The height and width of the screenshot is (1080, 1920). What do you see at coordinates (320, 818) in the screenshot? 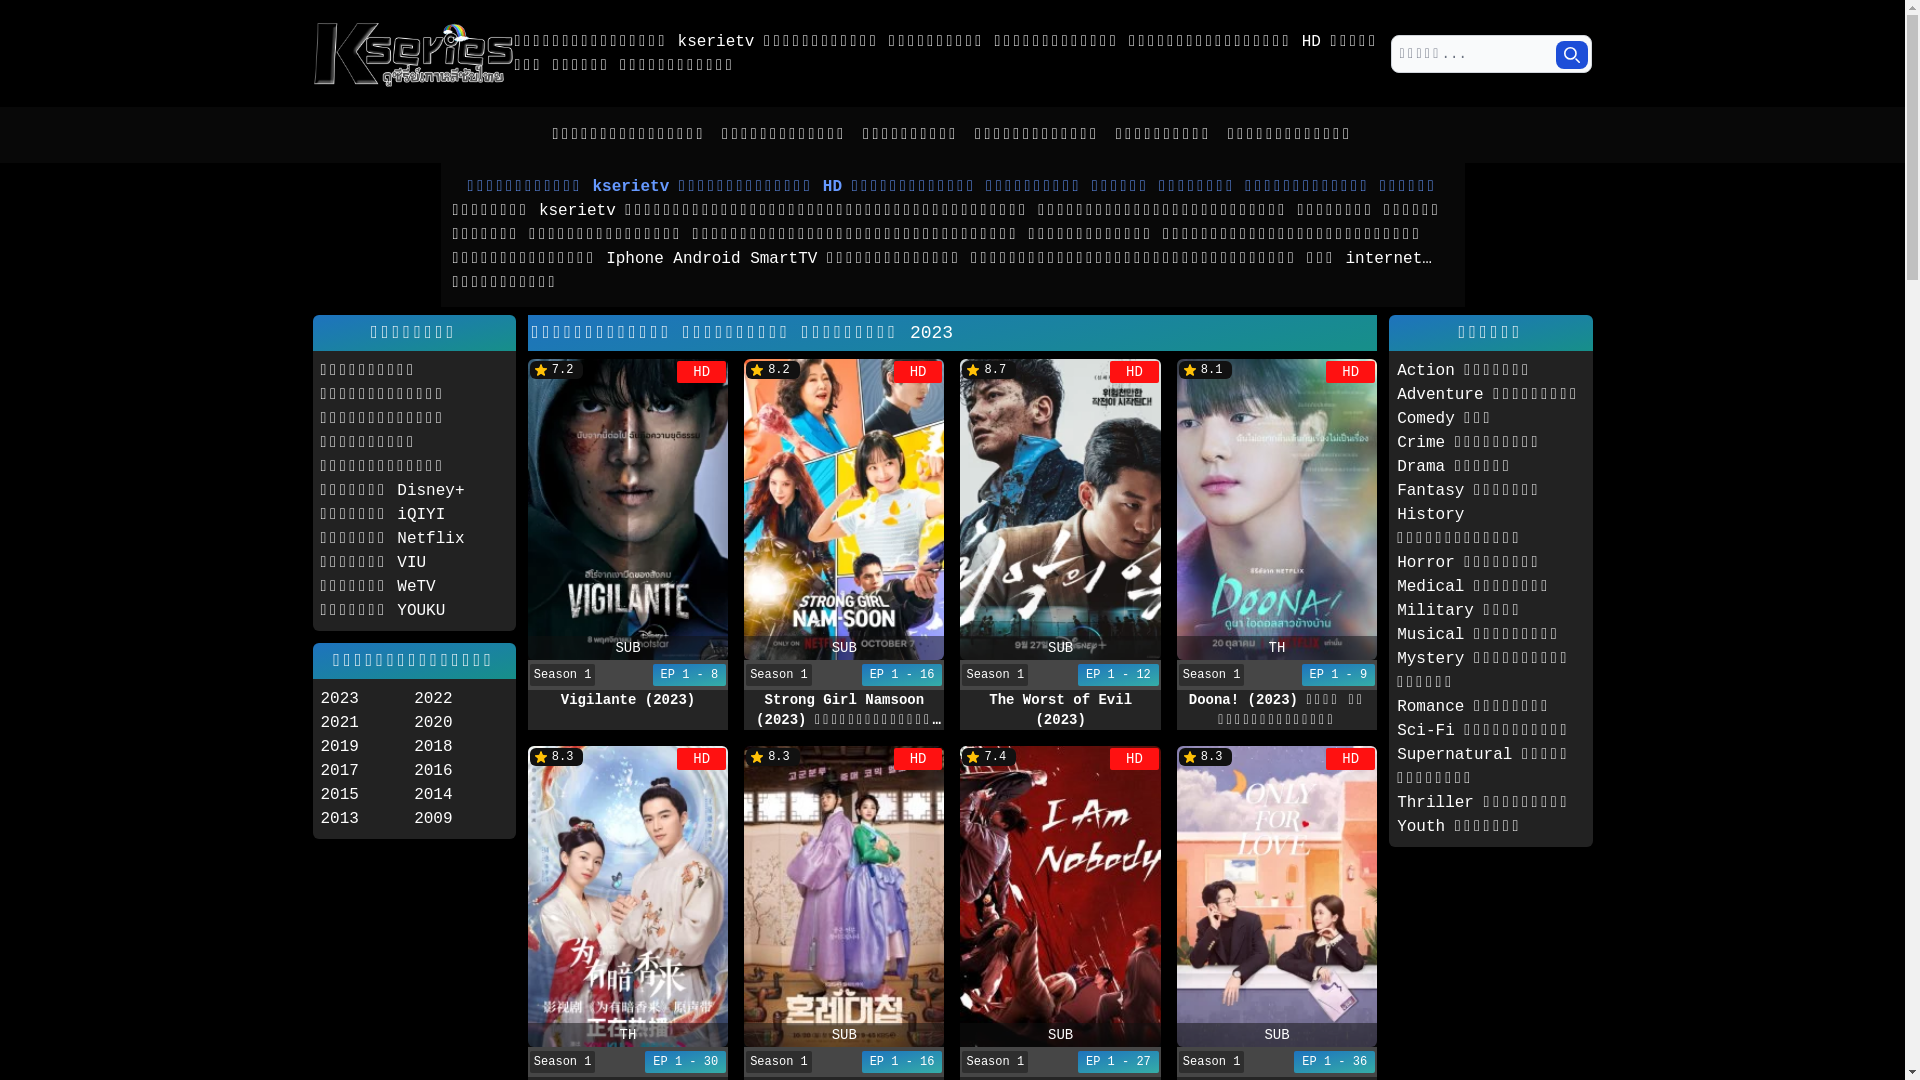
I see `'2013'` at bounding box center [320, 818].